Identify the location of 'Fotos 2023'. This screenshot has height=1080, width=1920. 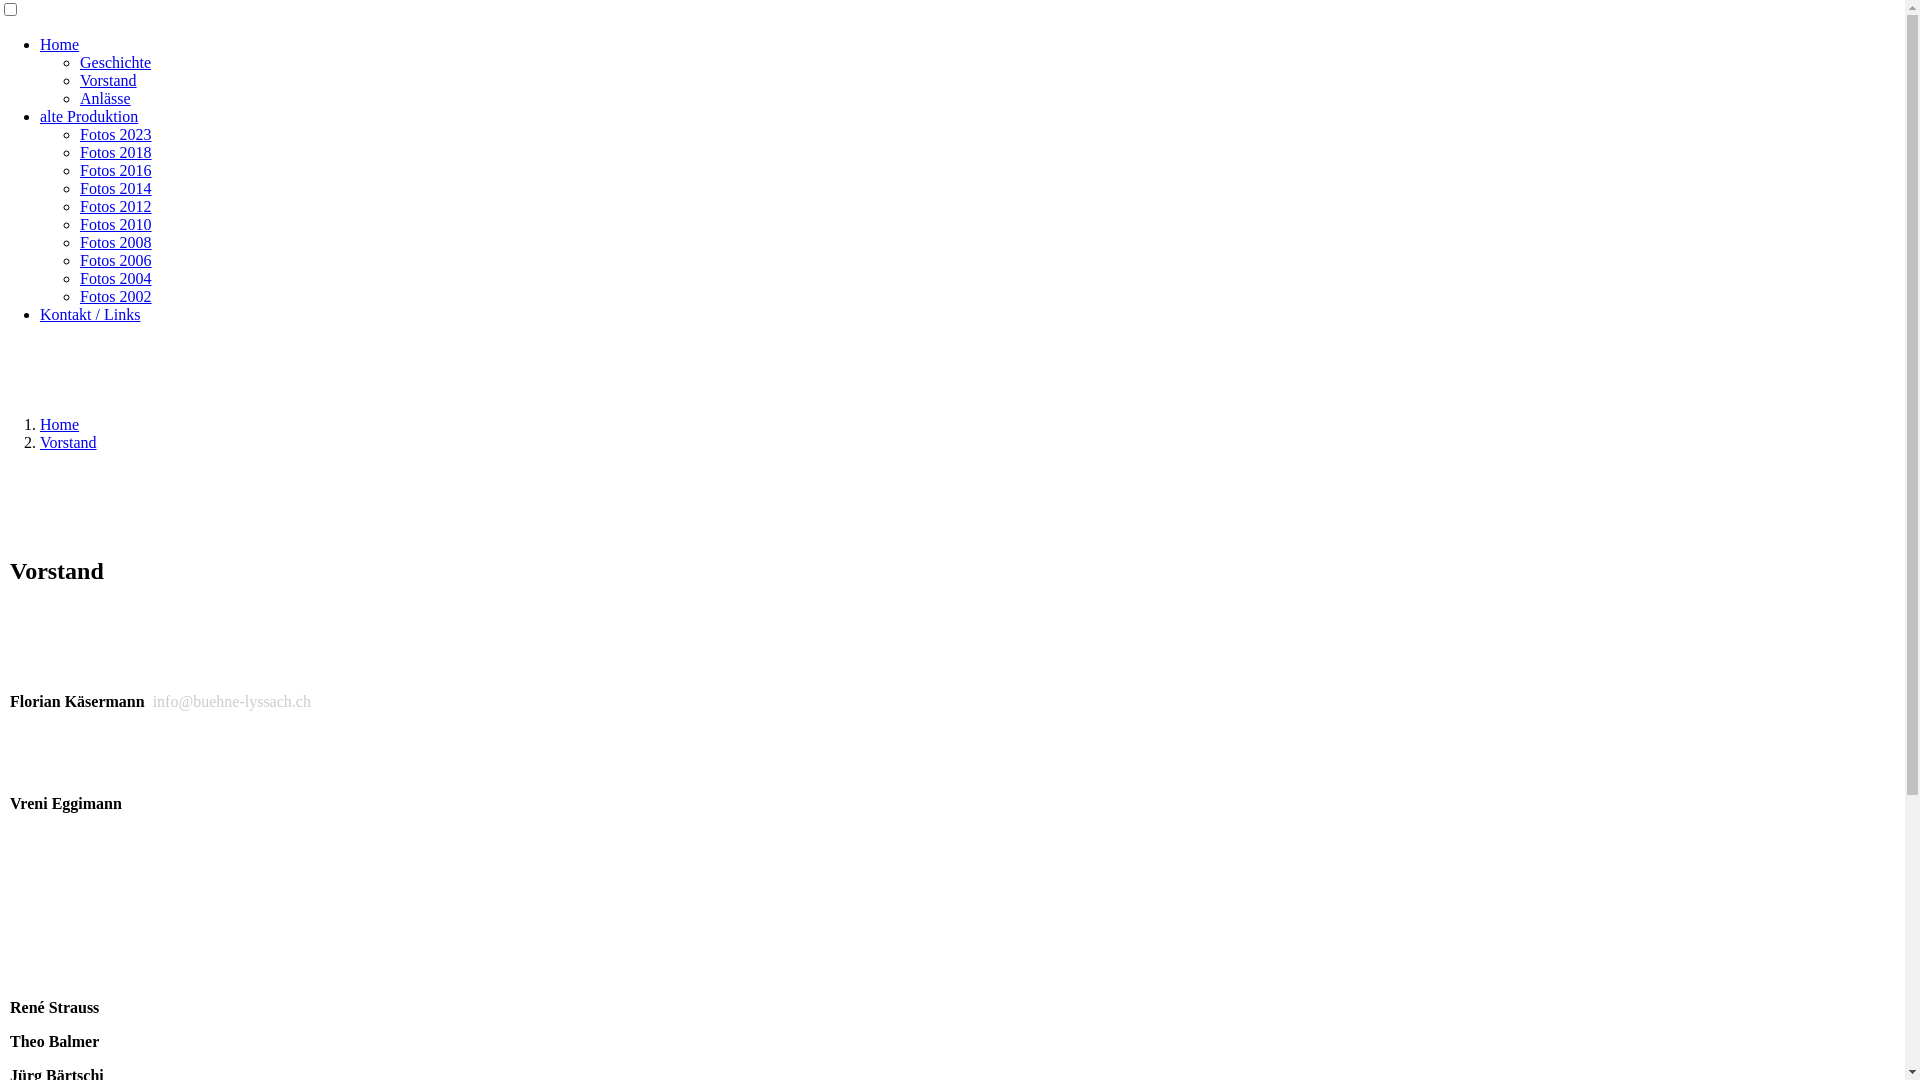
(114, 134).